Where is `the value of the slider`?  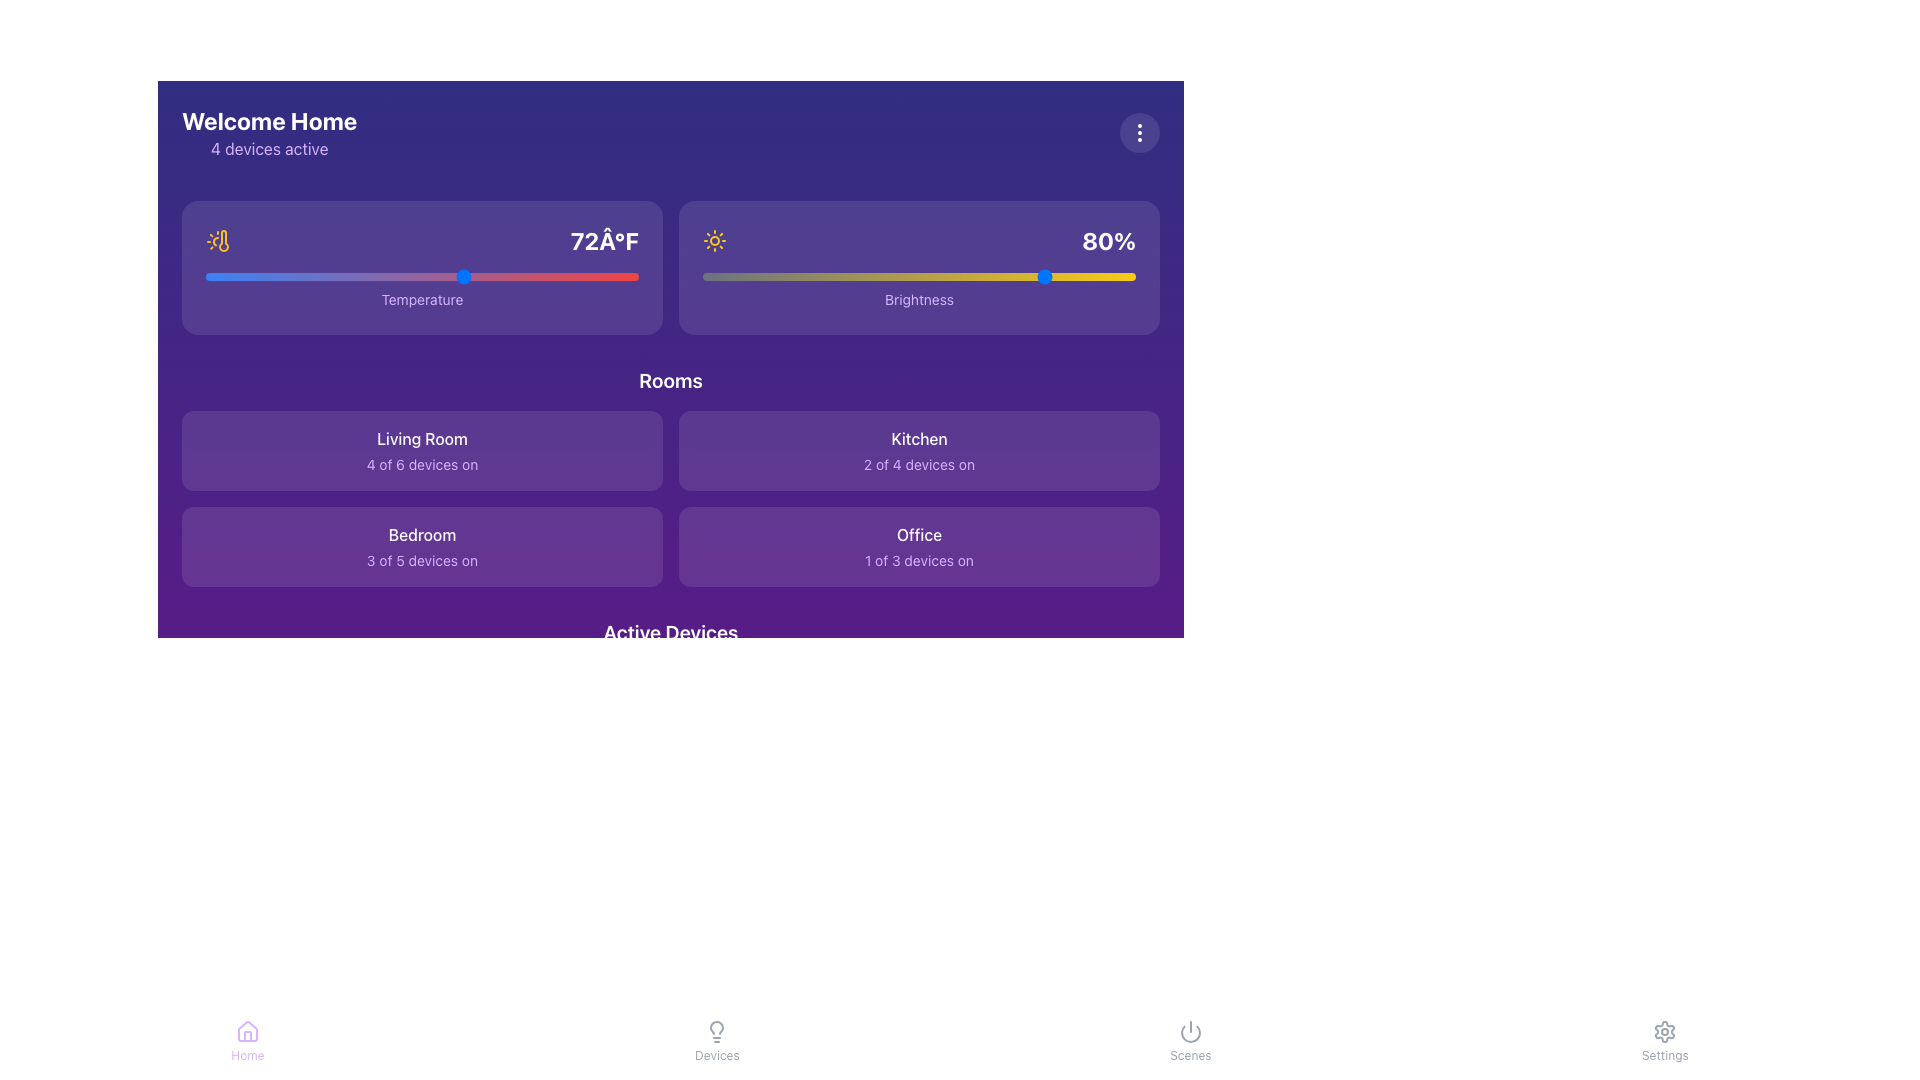 the value of the slider is located at coordinates (313, 277).